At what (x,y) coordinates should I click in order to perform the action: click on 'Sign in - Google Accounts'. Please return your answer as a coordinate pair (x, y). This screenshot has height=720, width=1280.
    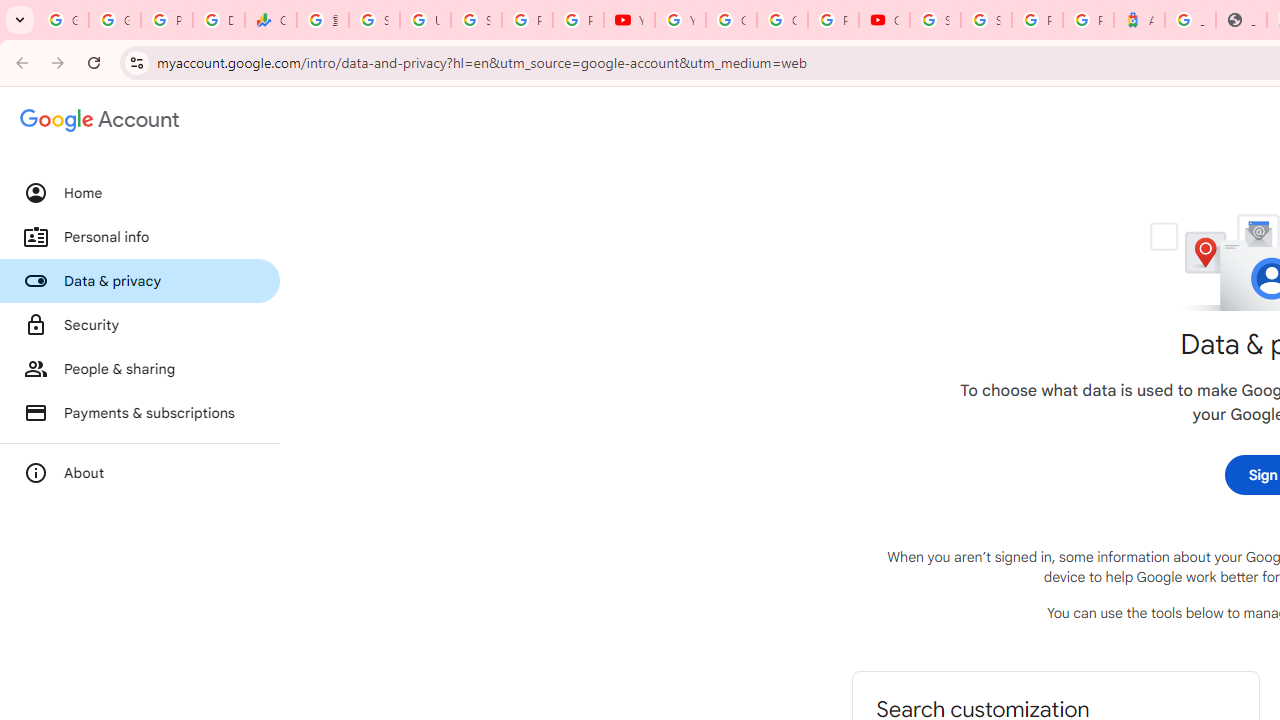
    Looking at the image, I should click on (934, 20).